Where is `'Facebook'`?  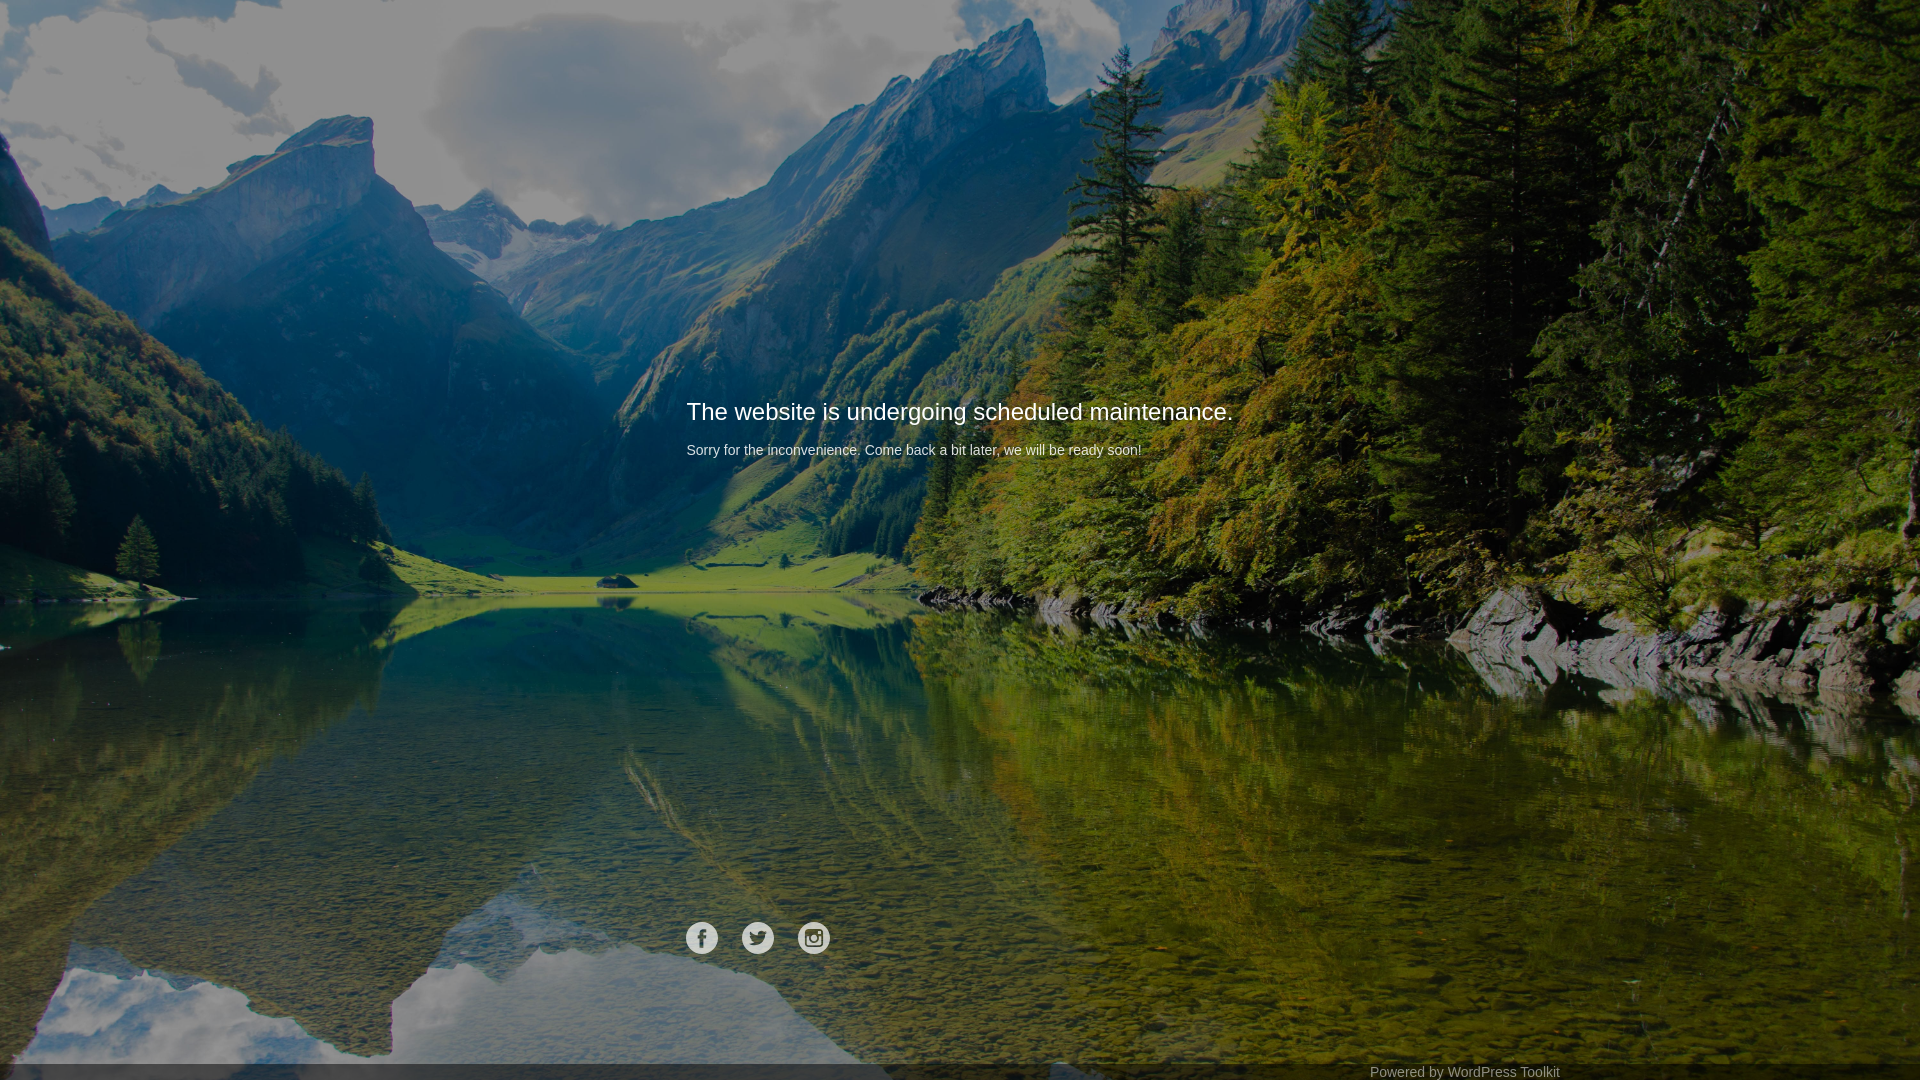 'Facebook' is located at coordinates (701, 937).